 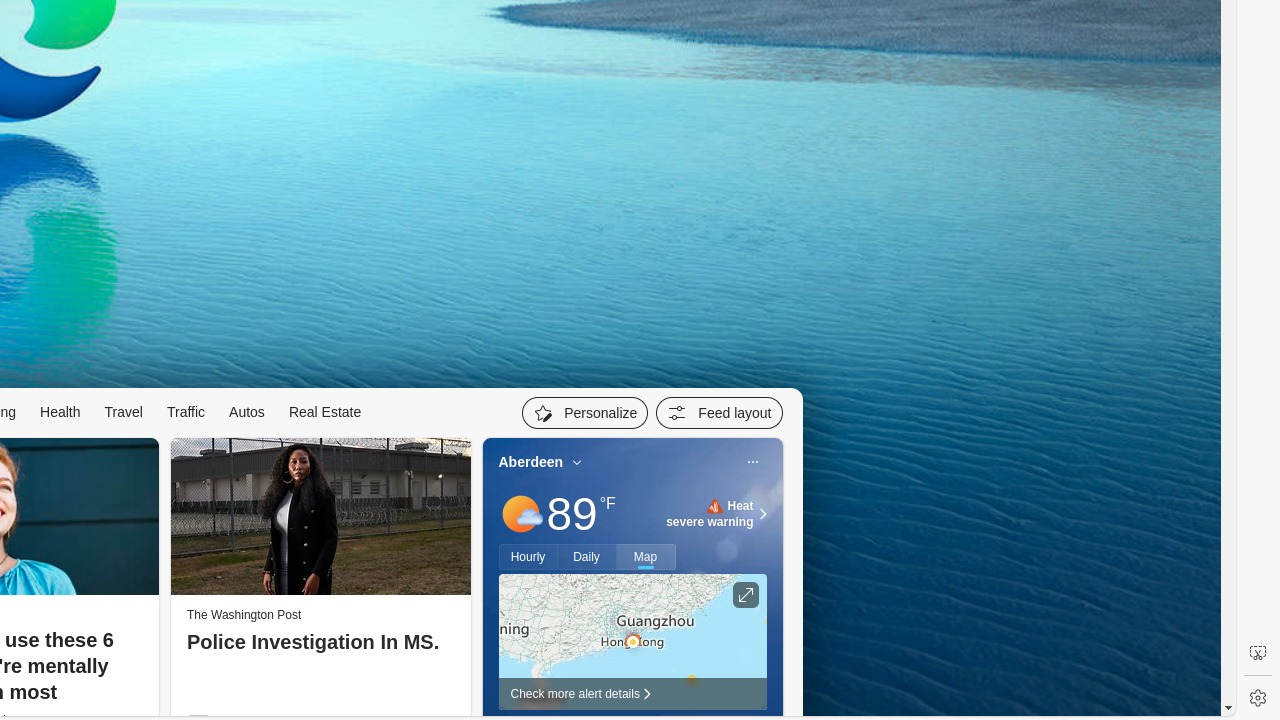 I want to click on 'Health', so click(x=60, y=410).